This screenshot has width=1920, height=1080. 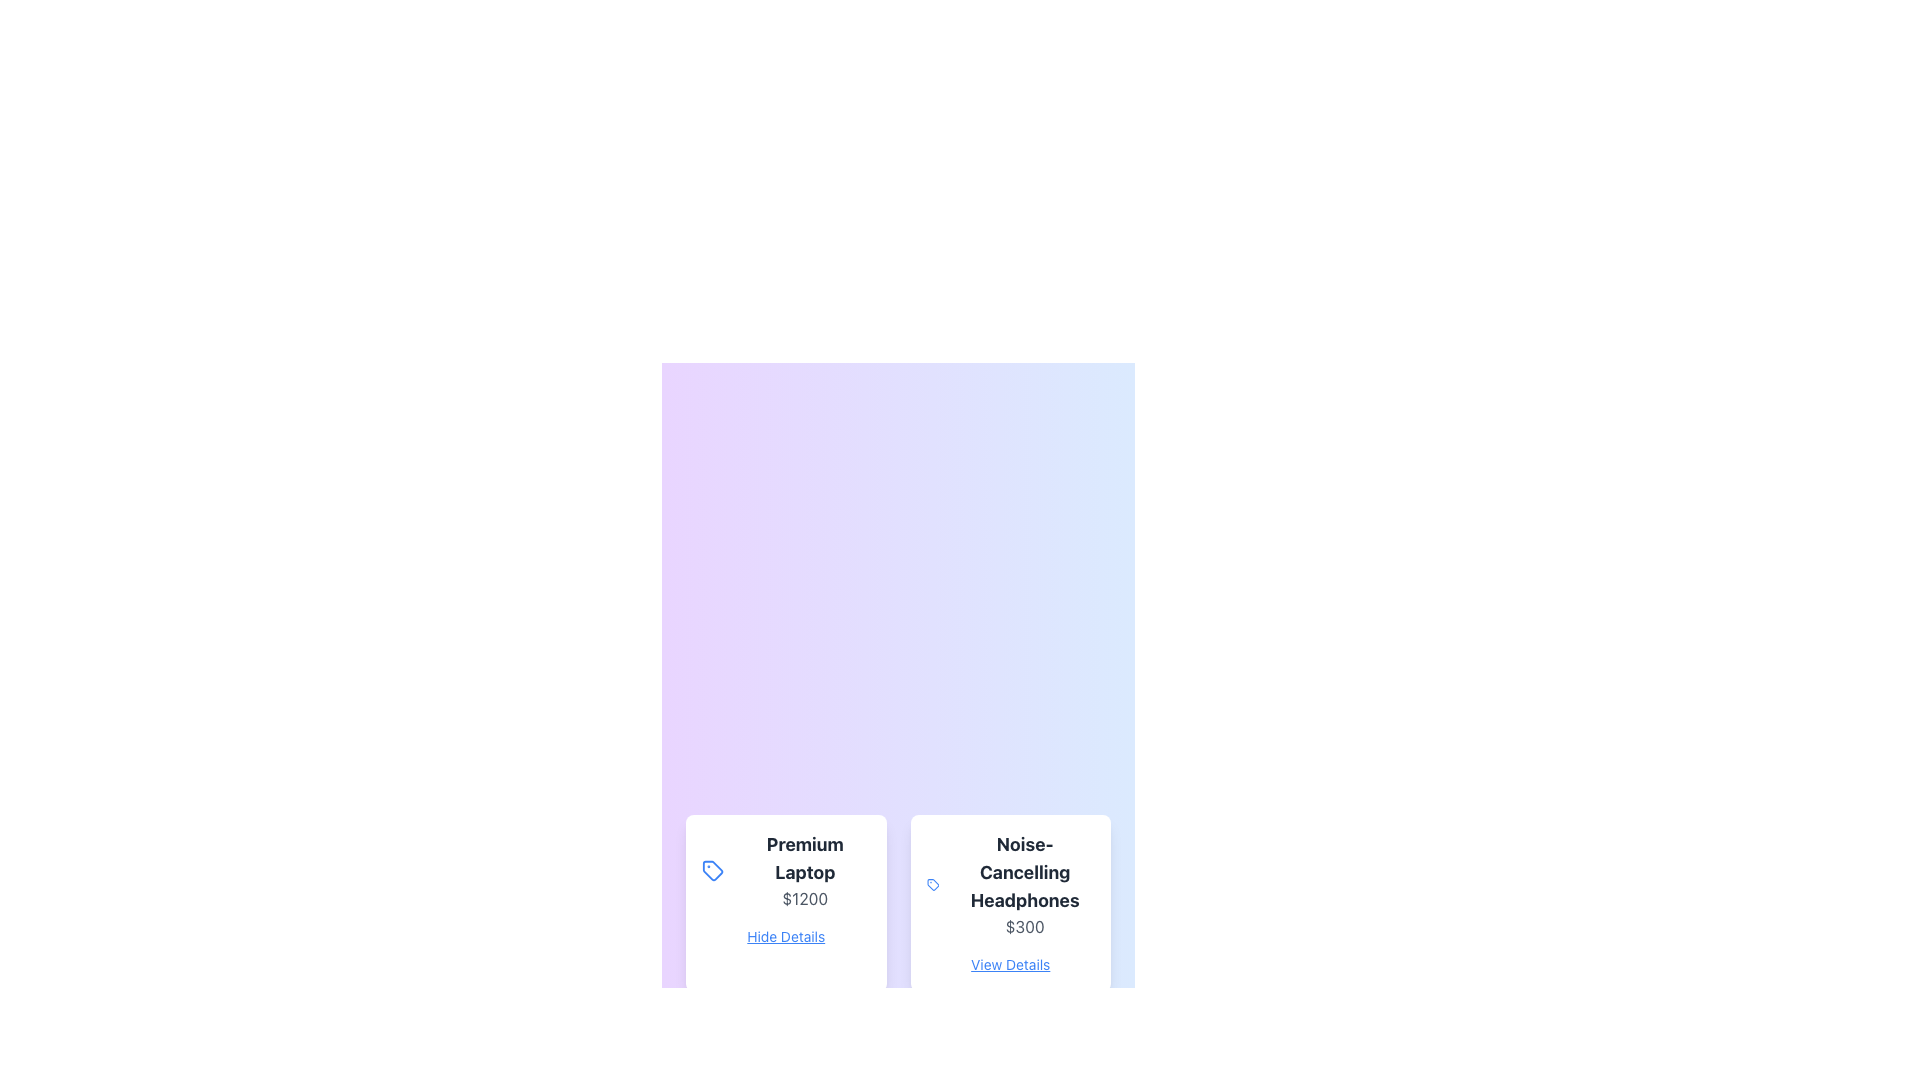 What do you see at coordinates (805, 869) in the screenshot?
I see `the text display element showing 'Premium Laptop' and its price '$1200', which is positioned centrally within the leftmost card of a horizontal series` at bounding box center [805, 869].